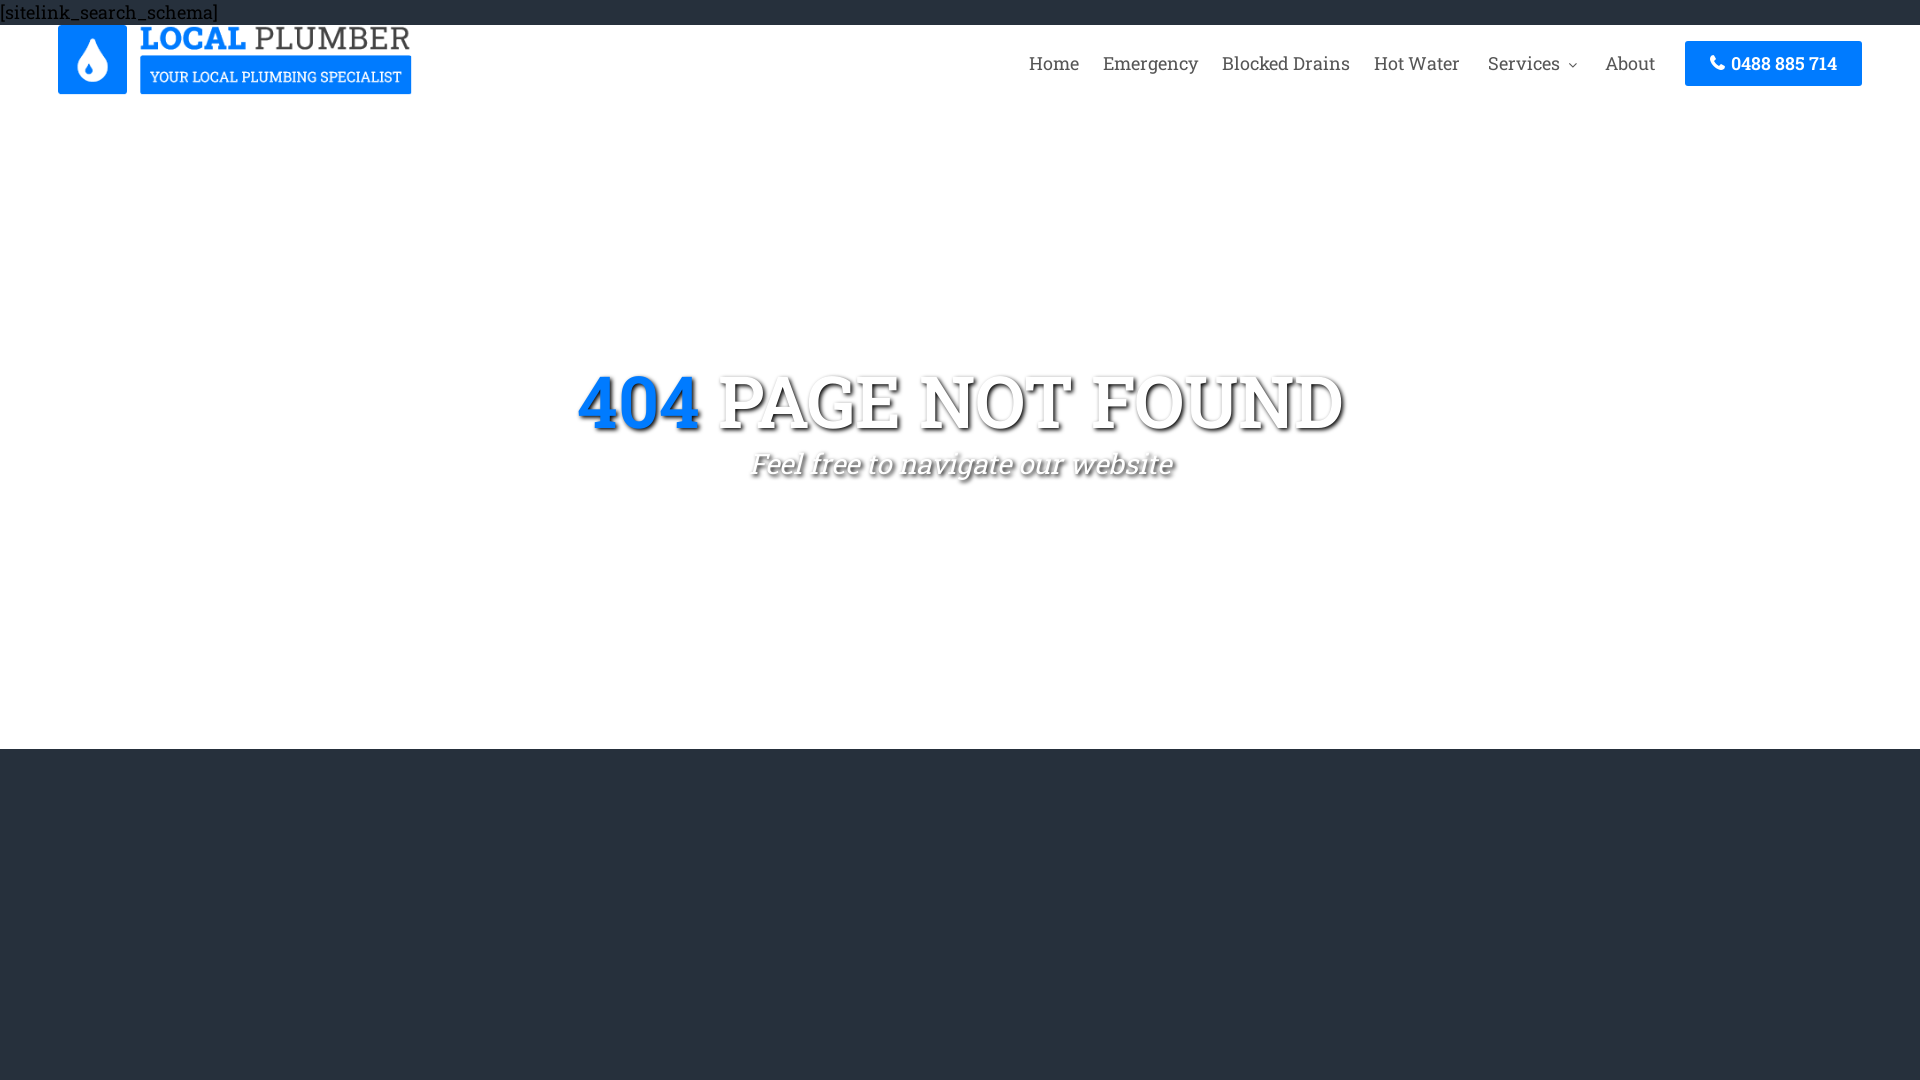 The width and height of the screenshot is (1920, 1080). Describe the element at coordinates (1286, 61) in the screenshot. I see `'Blocked Drains'` at that location.